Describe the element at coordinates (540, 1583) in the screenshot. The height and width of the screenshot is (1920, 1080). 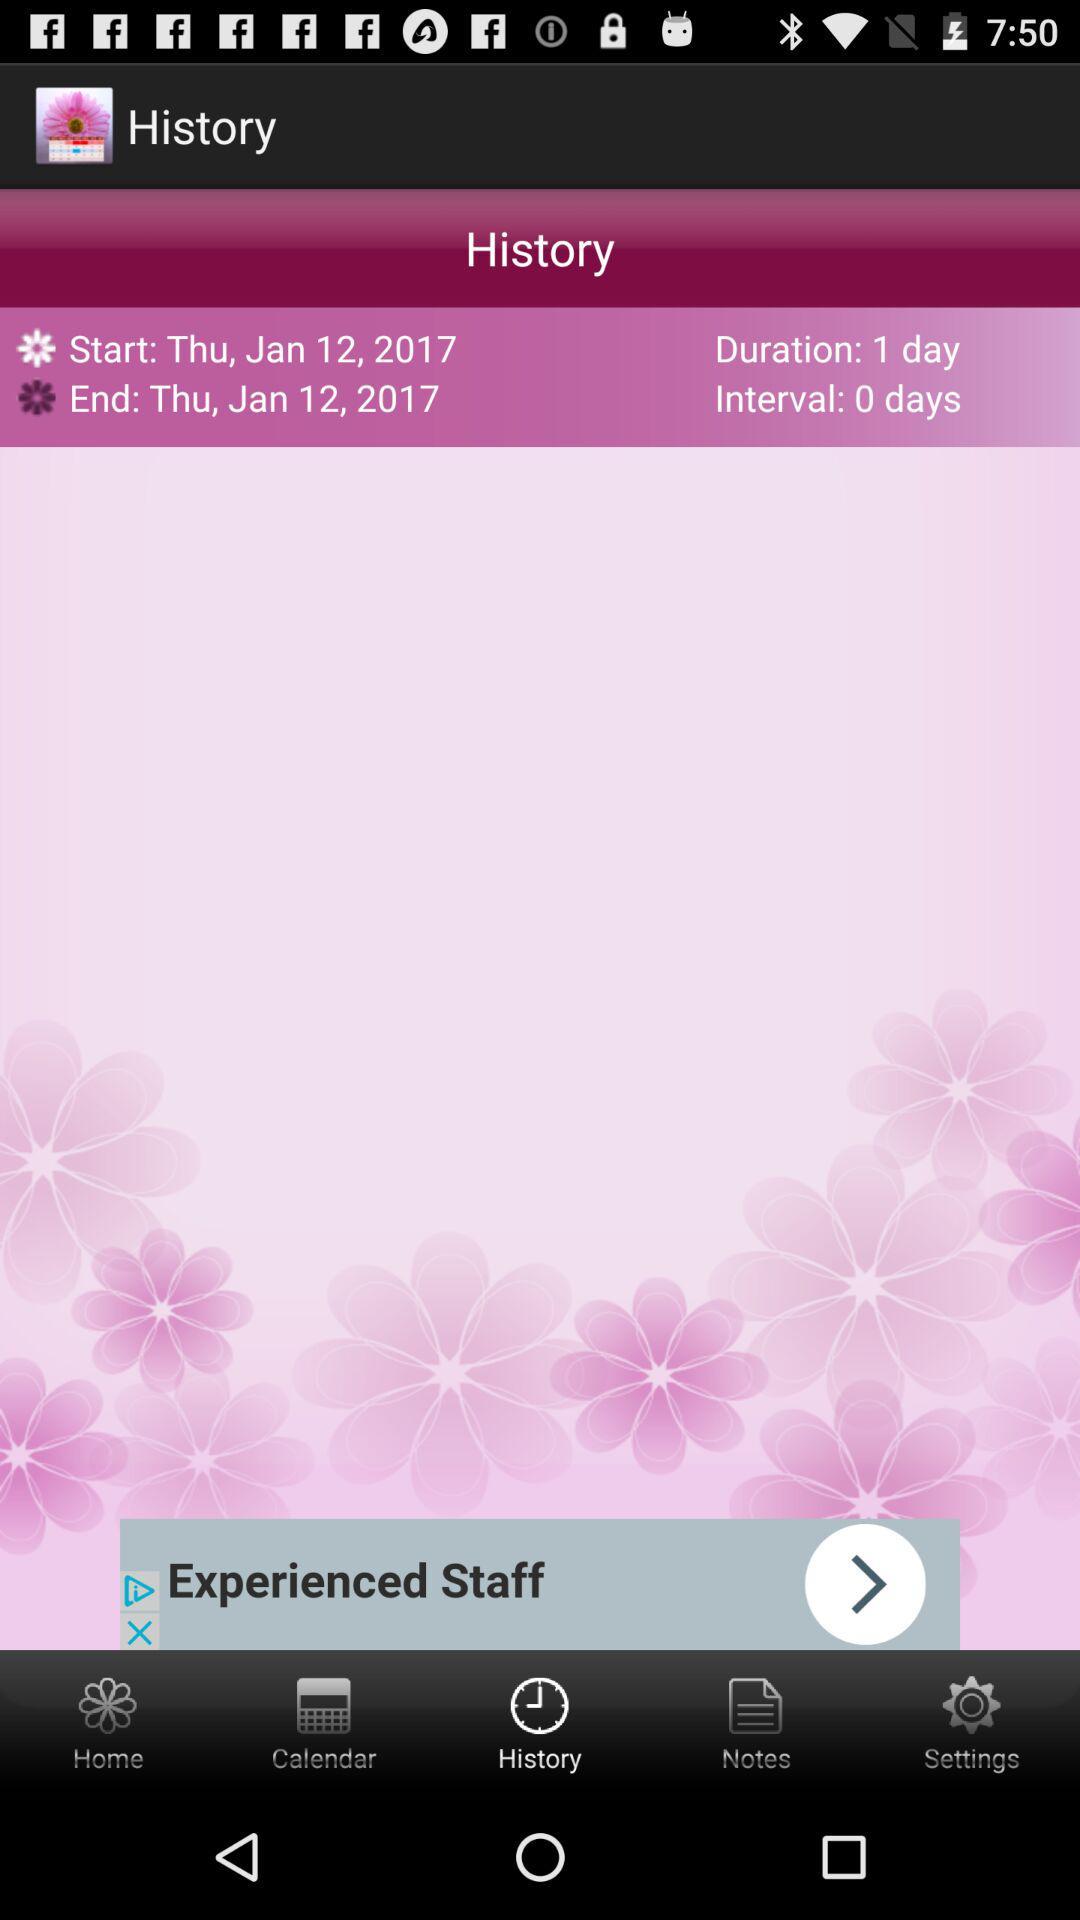
I see `advertisement` at that location.